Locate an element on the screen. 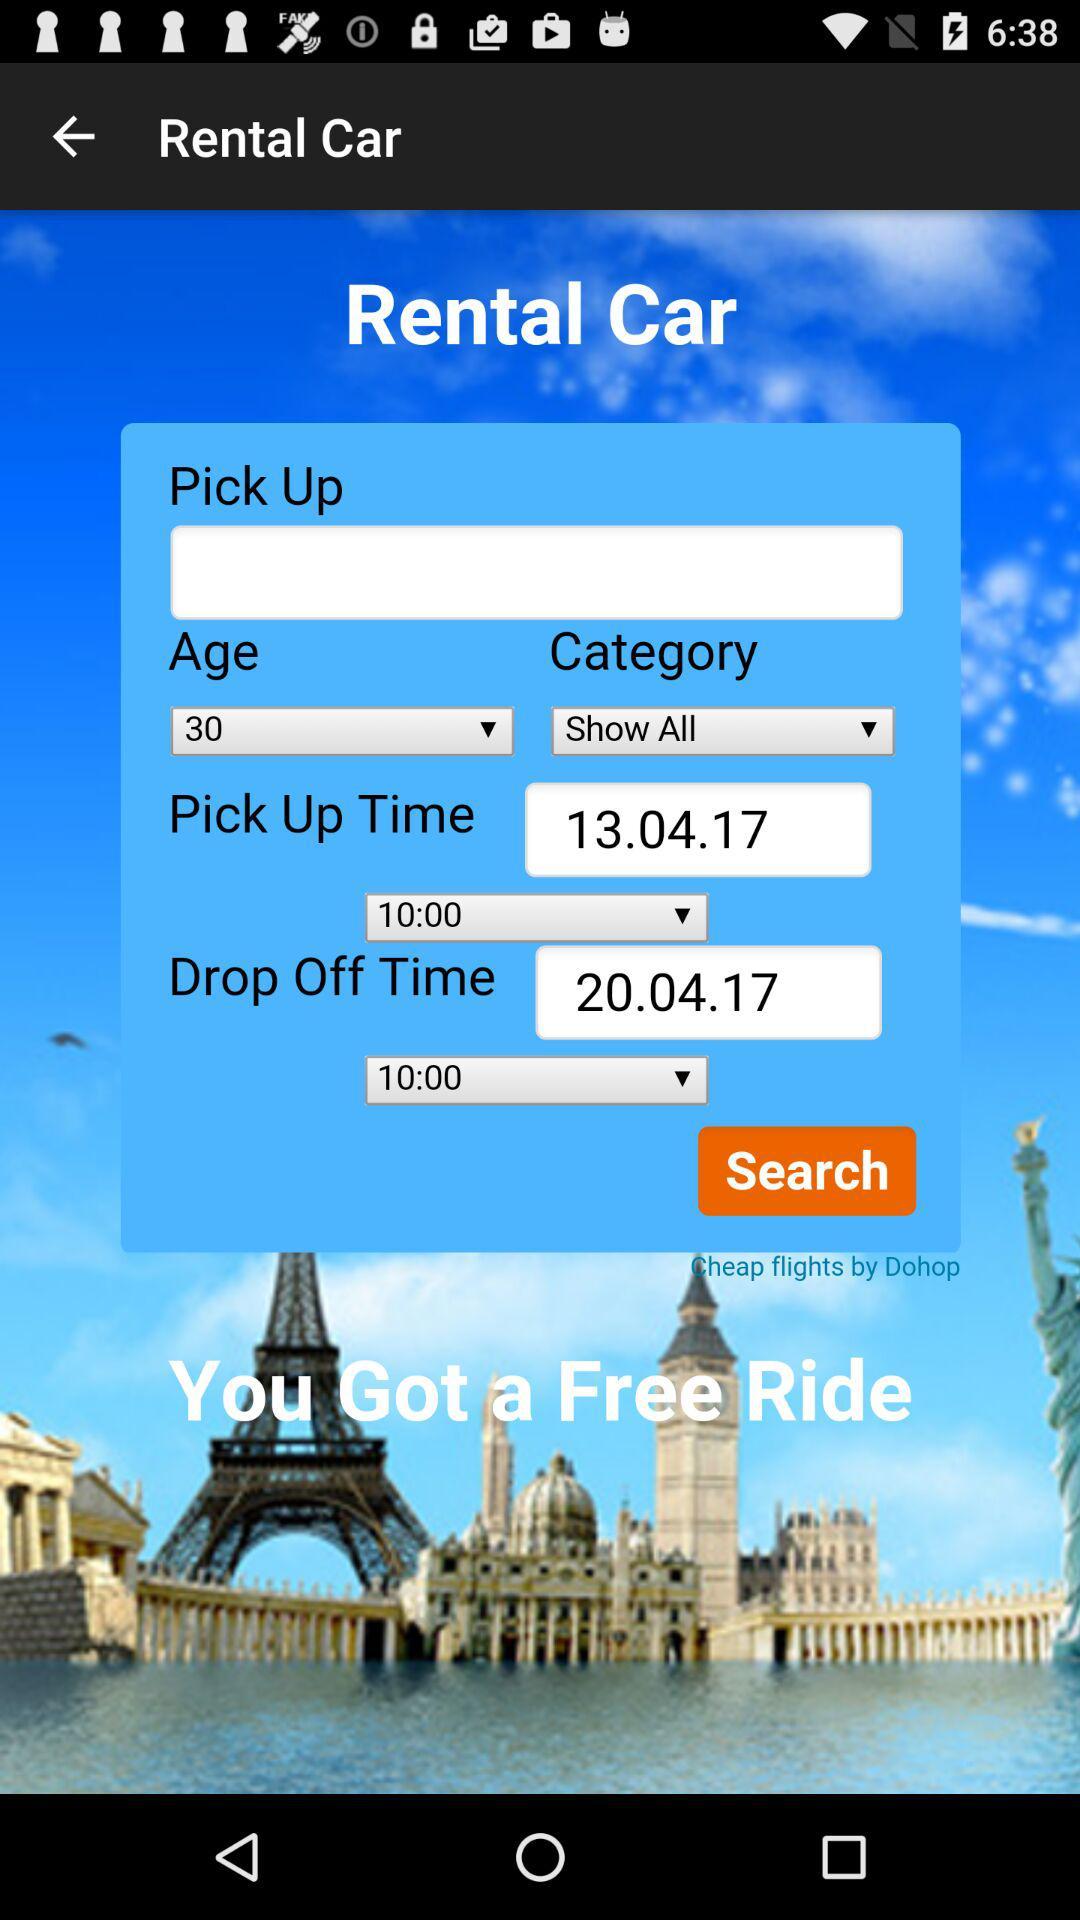 The image size is (1080, 1920). seeing in the parargraph is located at coordinates (540, 1002).